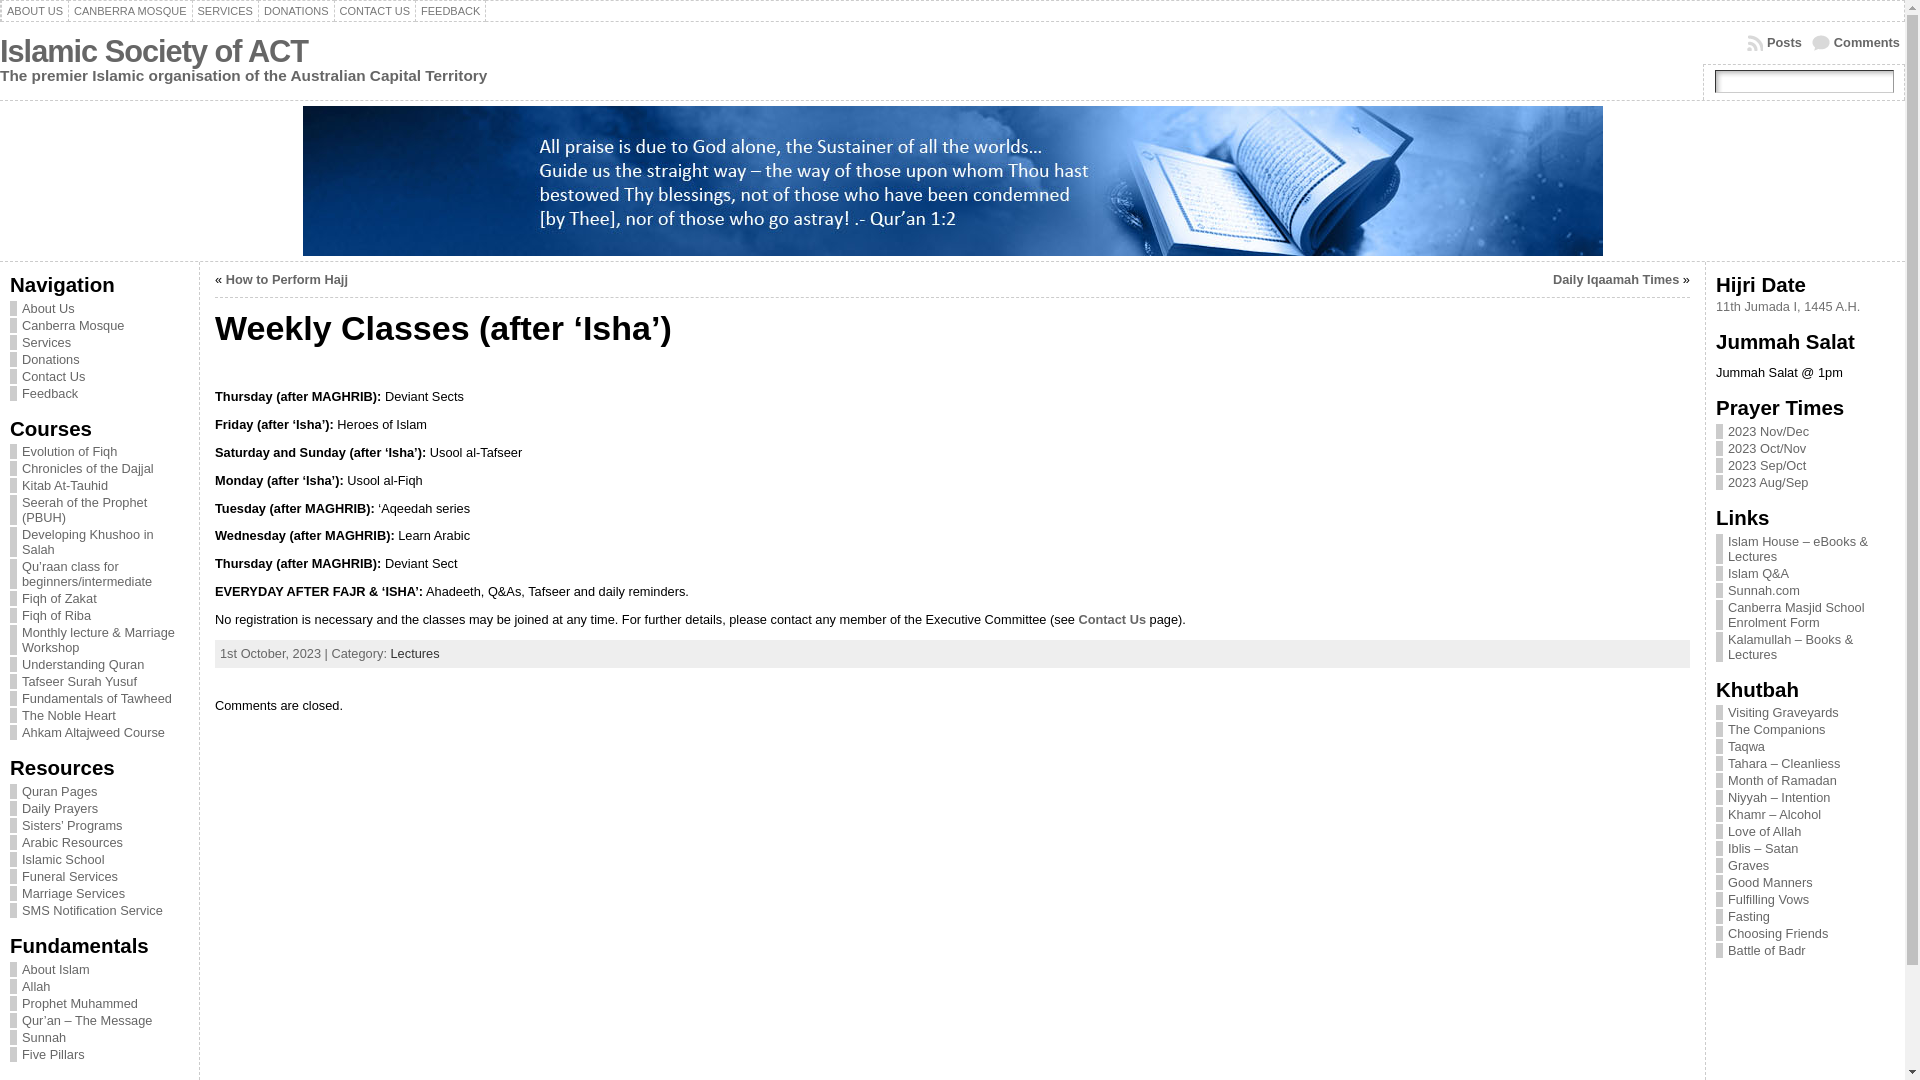  I want to click on 'Lectures', so click(413, 653).